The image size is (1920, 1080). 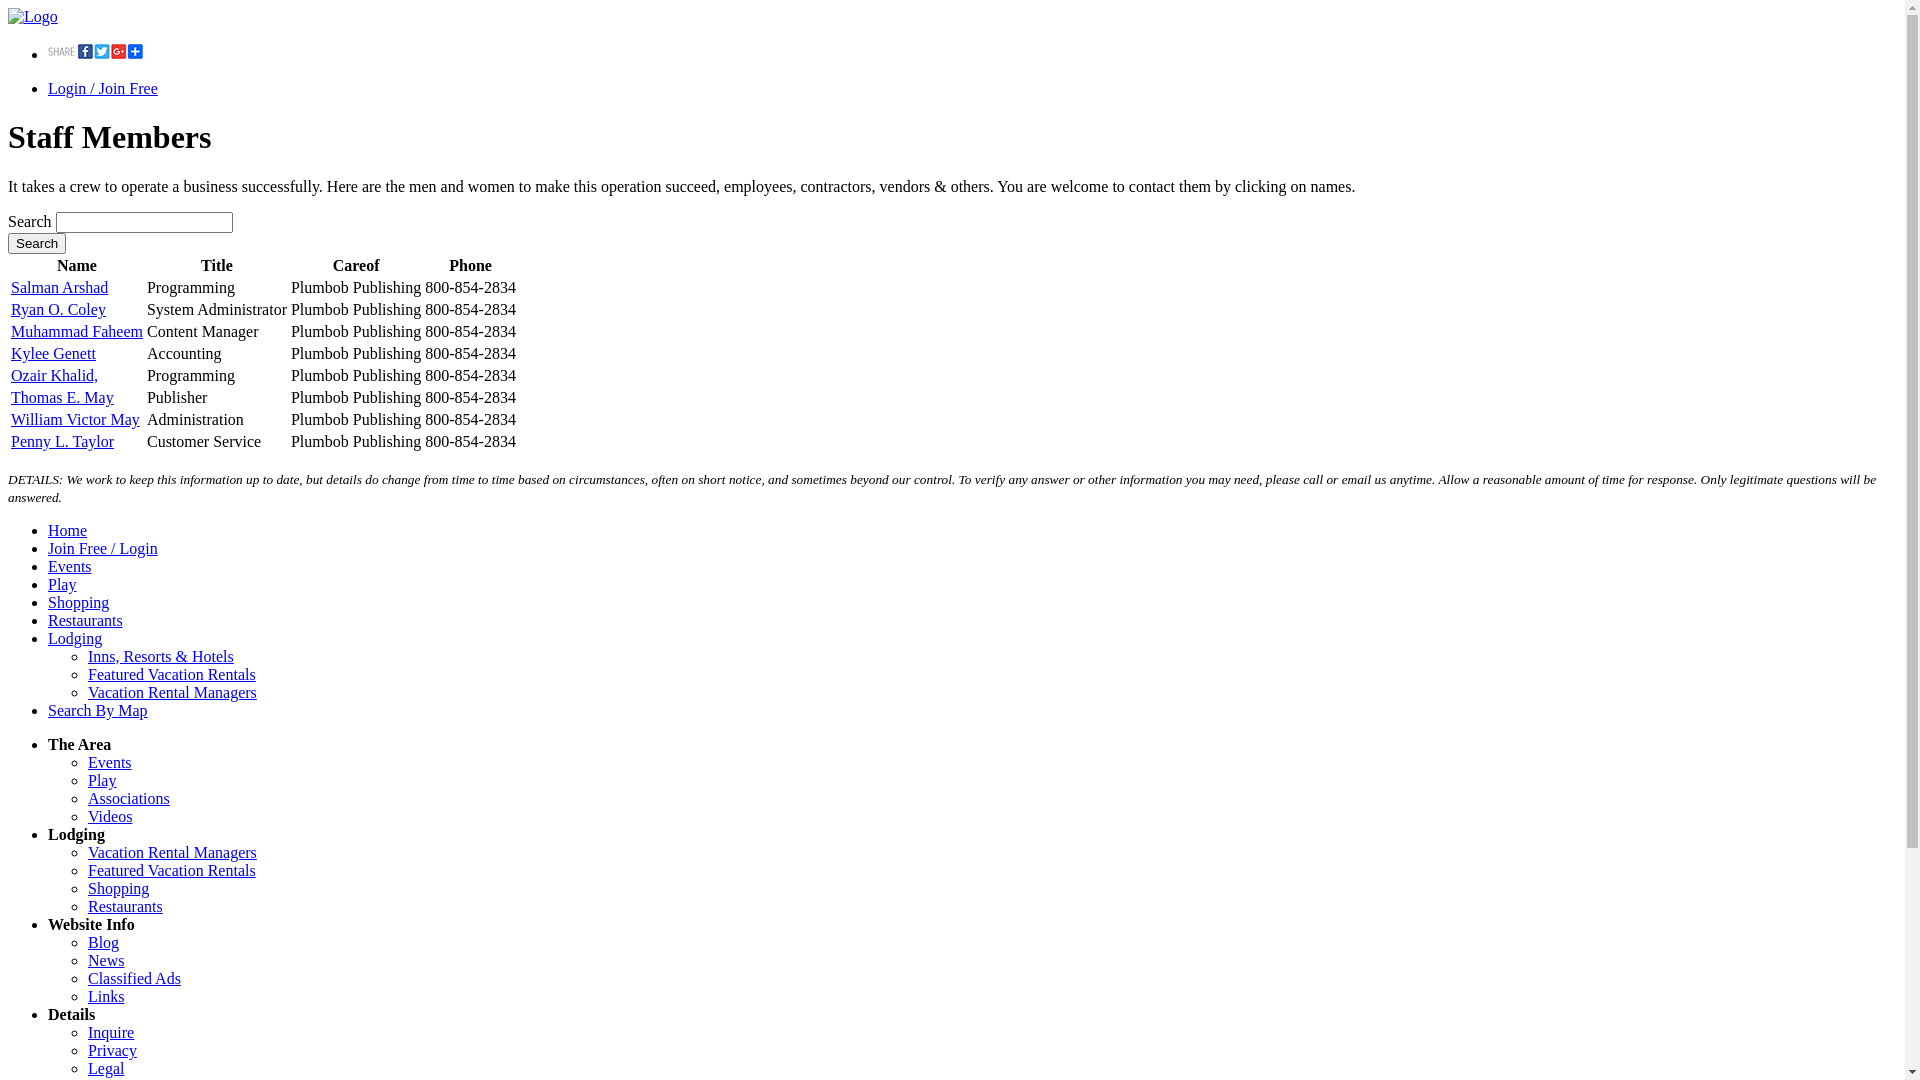 What do you see at coordinates (161, 656) in the screenshot?
I see `'Inns, Resorts & Hotels'` at bounding box center [161, 656].